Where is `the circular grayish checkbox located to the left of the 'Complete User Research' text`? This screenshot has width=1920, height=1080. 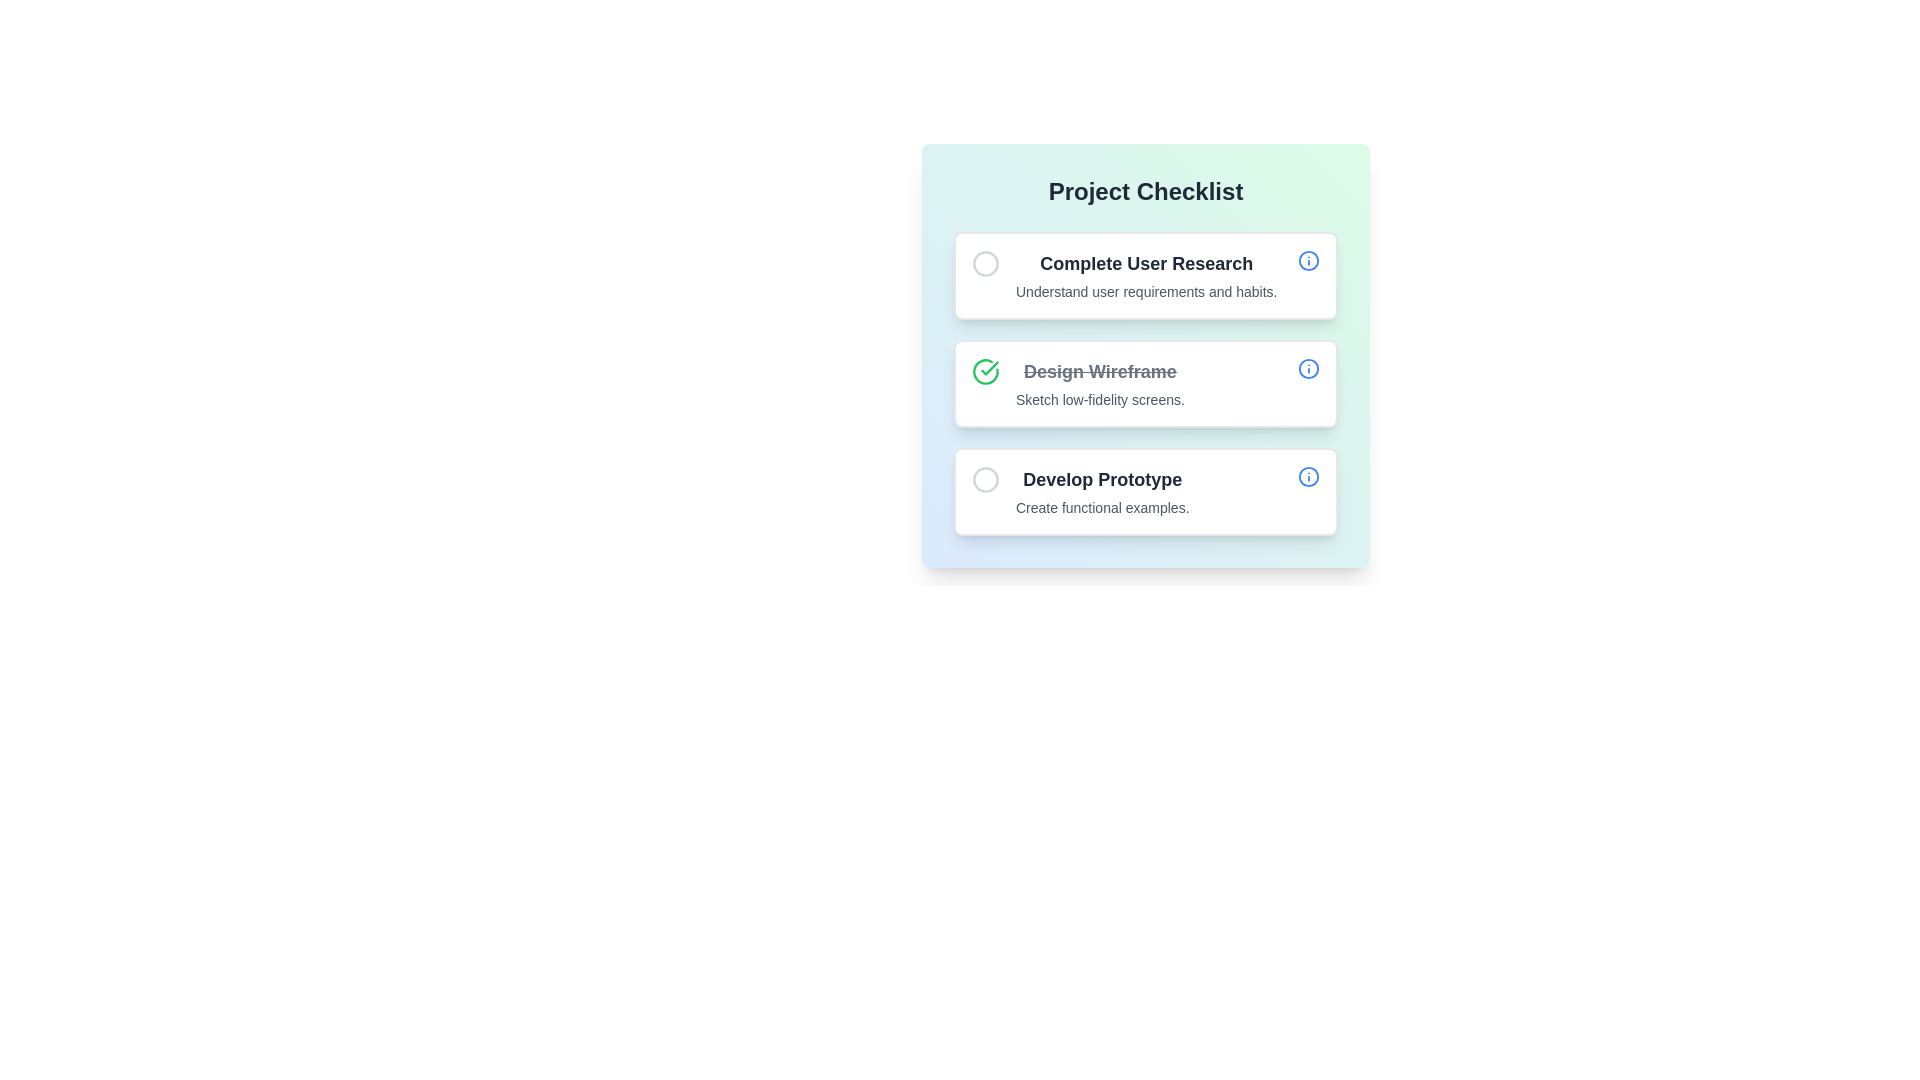
the circular grayish checkbox located to the left of the 'Complete User Research' text is located at coordinates (985, 262).